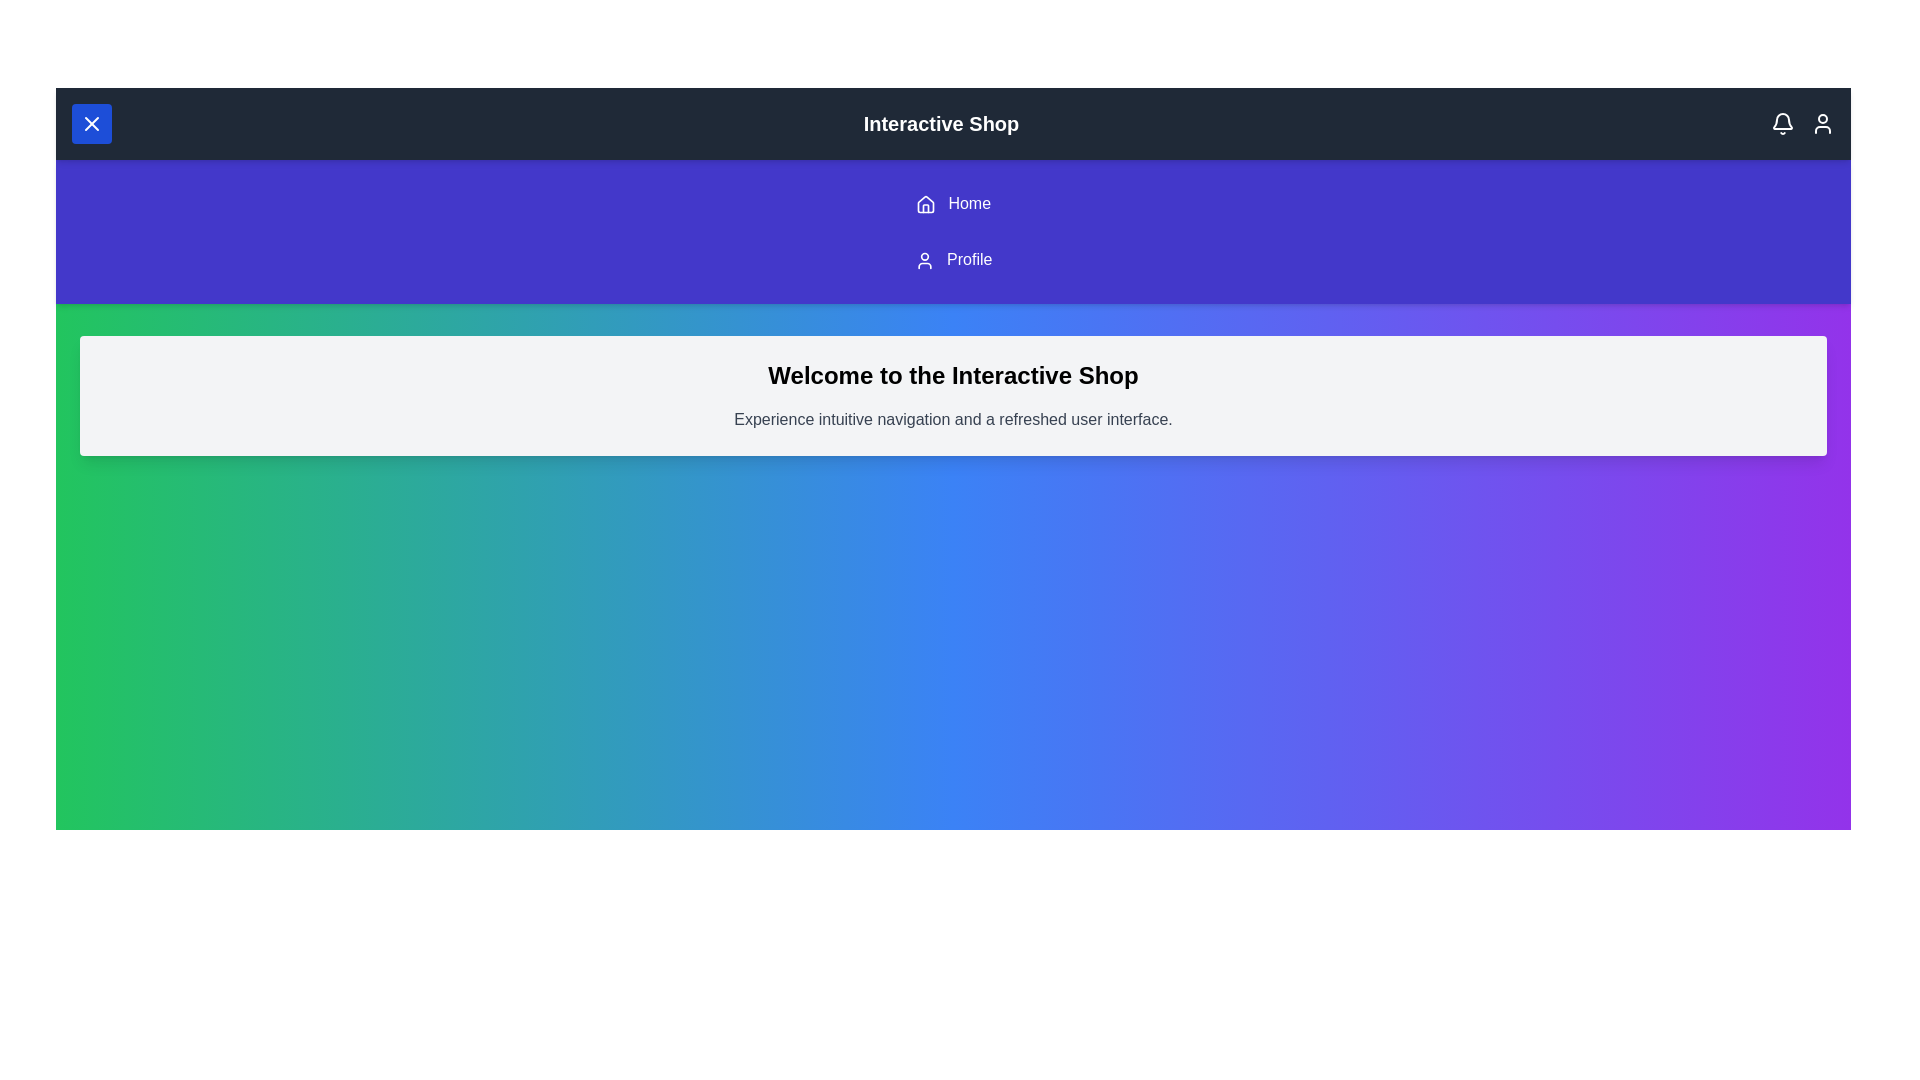 The image size is (1920, 1080). What do you see at coordinates (90, 123) in the screenshot?
I see `the menu button to toggle the menu` at bounding box center [90, 123].